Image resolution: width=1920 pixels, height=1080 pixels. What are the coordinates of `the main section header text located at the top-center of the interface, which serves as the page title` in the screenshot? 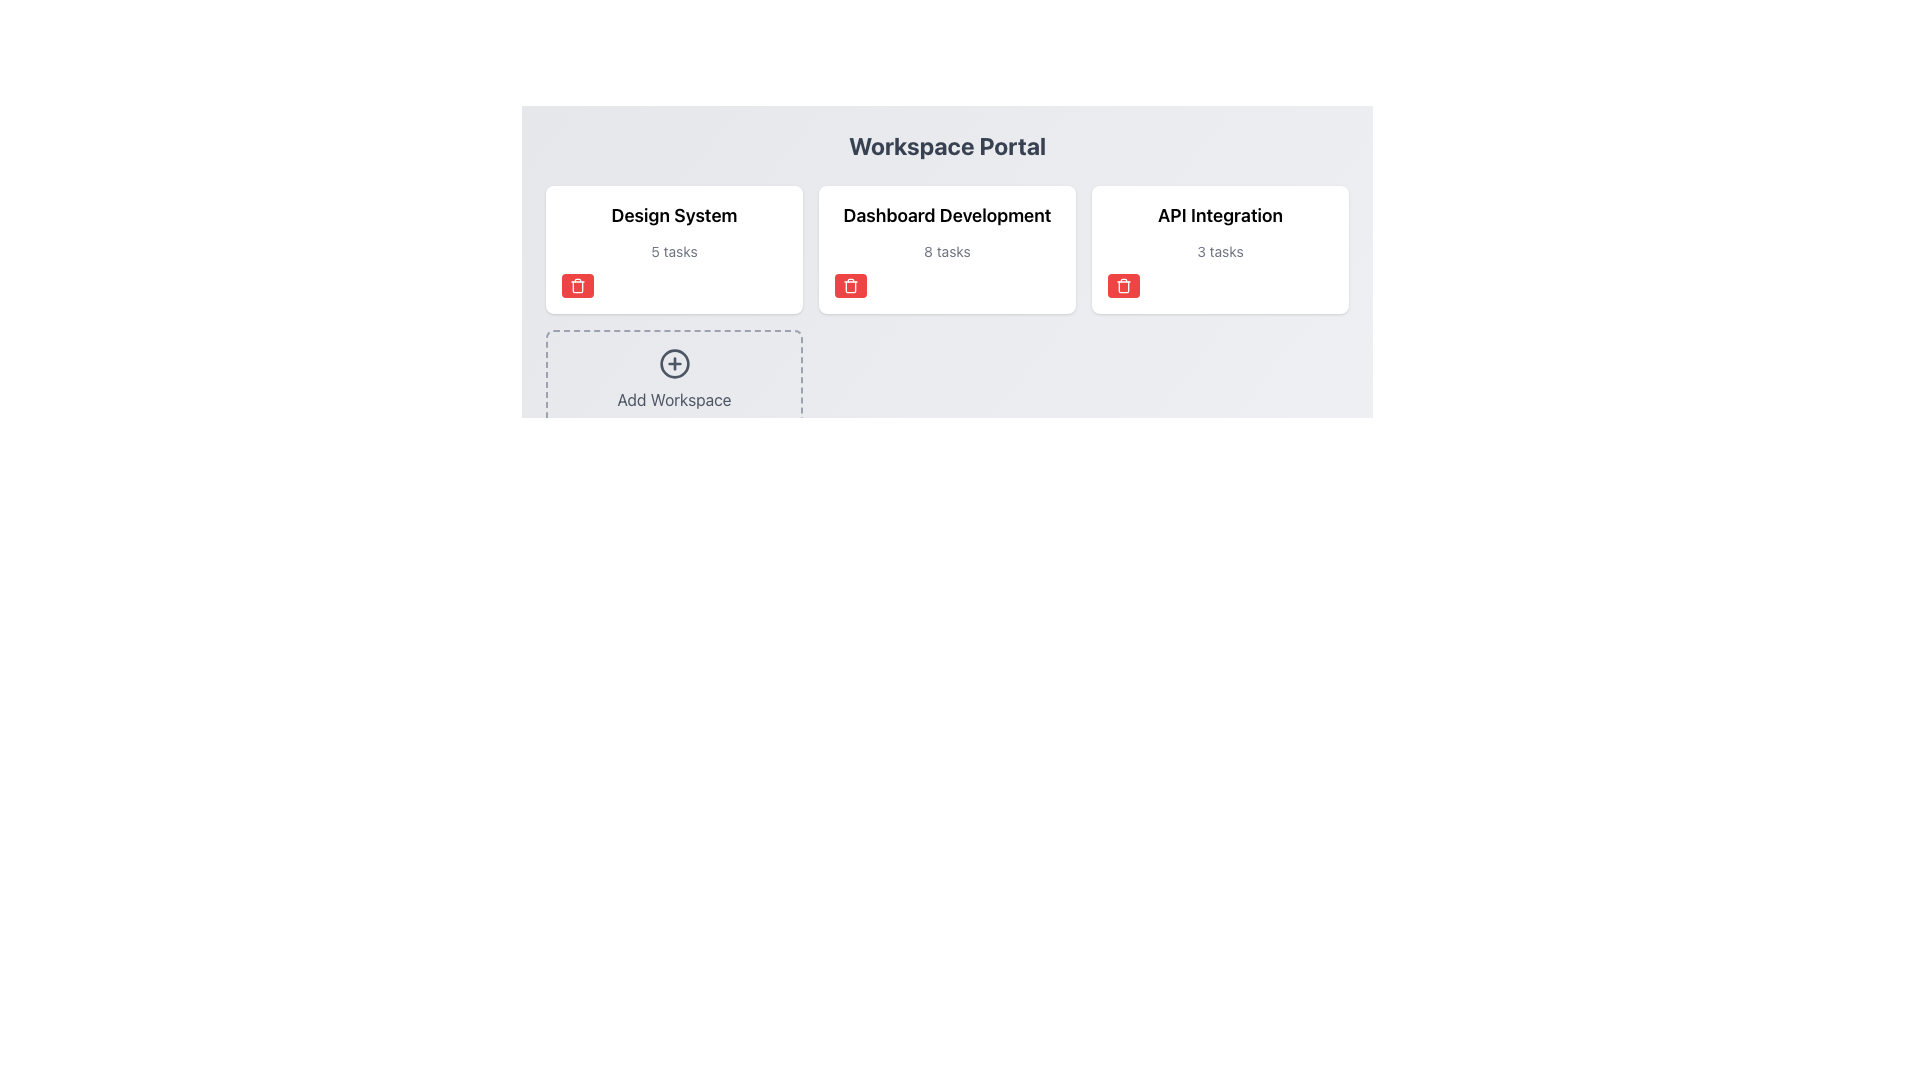 It's located at (946, 145).